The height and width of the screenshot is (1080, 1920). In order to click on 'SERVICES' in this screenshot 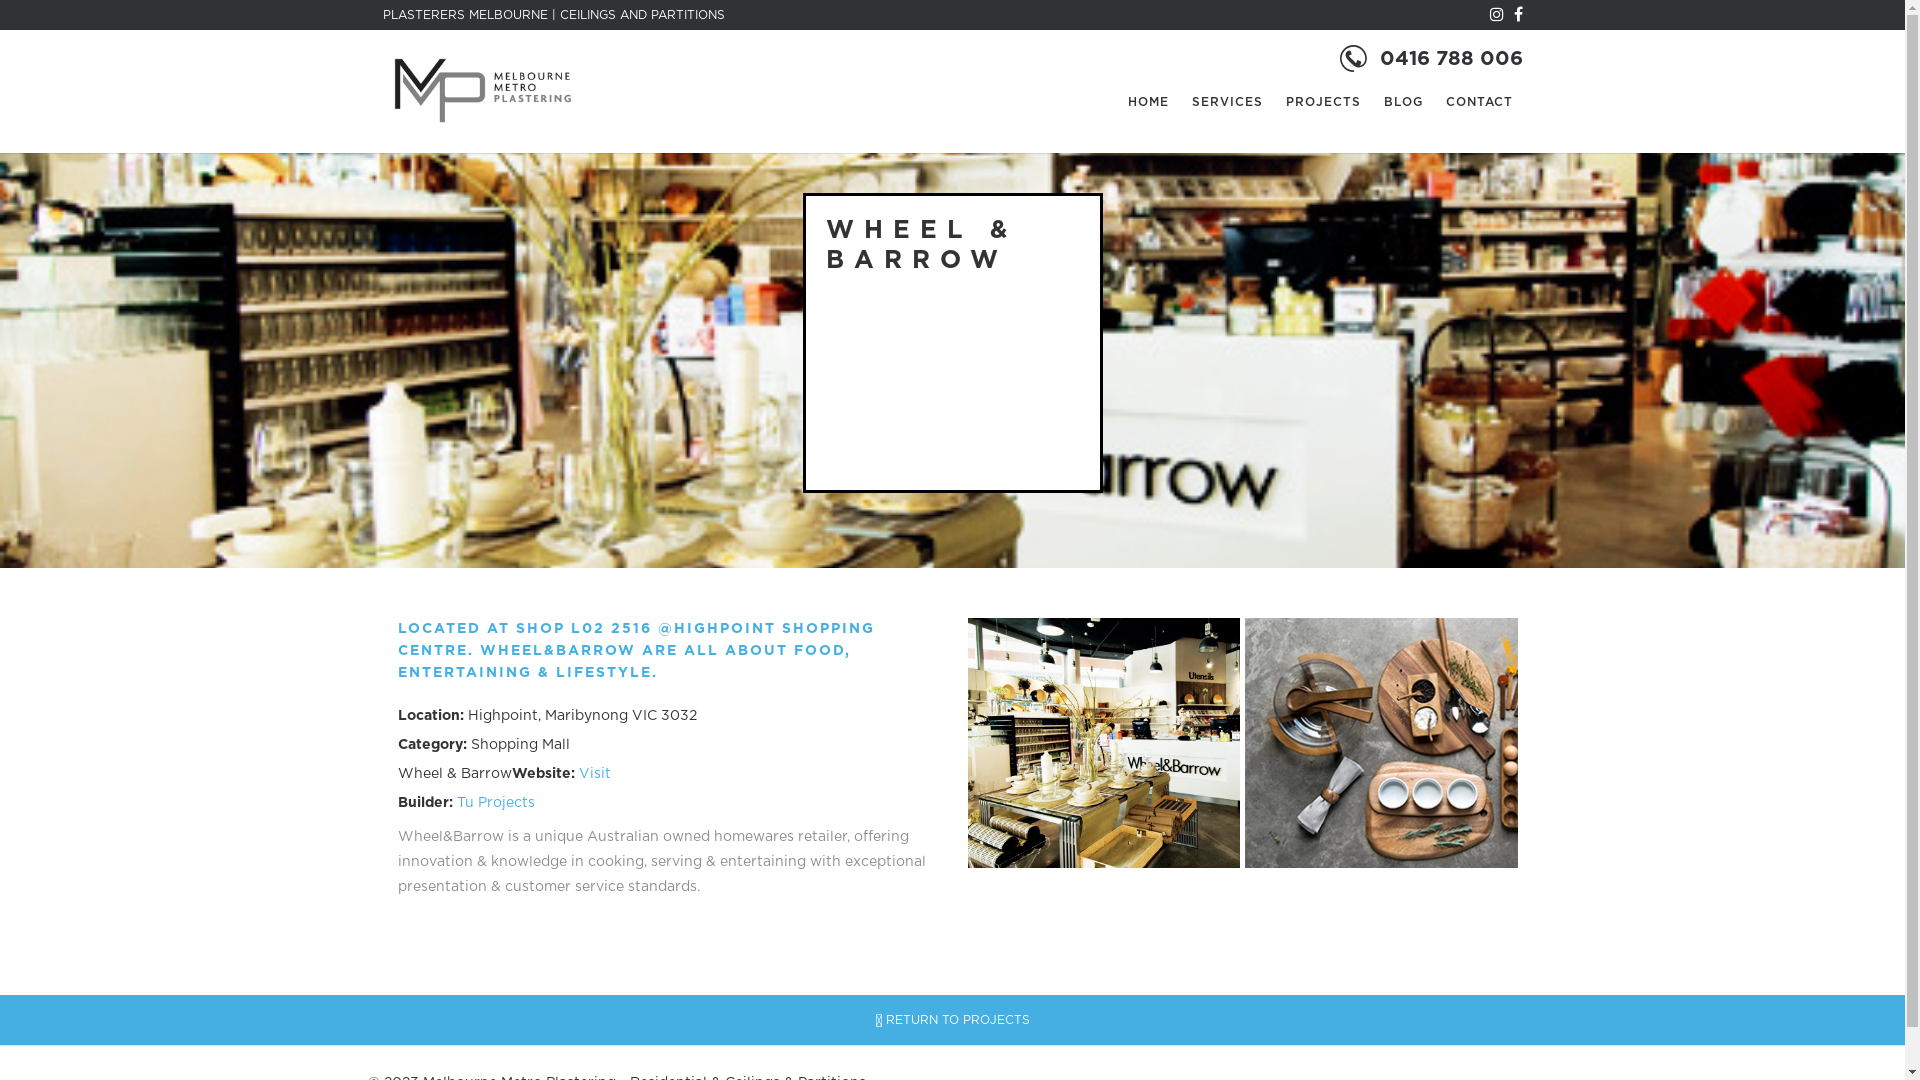, I will do `click(1226, 101)`.